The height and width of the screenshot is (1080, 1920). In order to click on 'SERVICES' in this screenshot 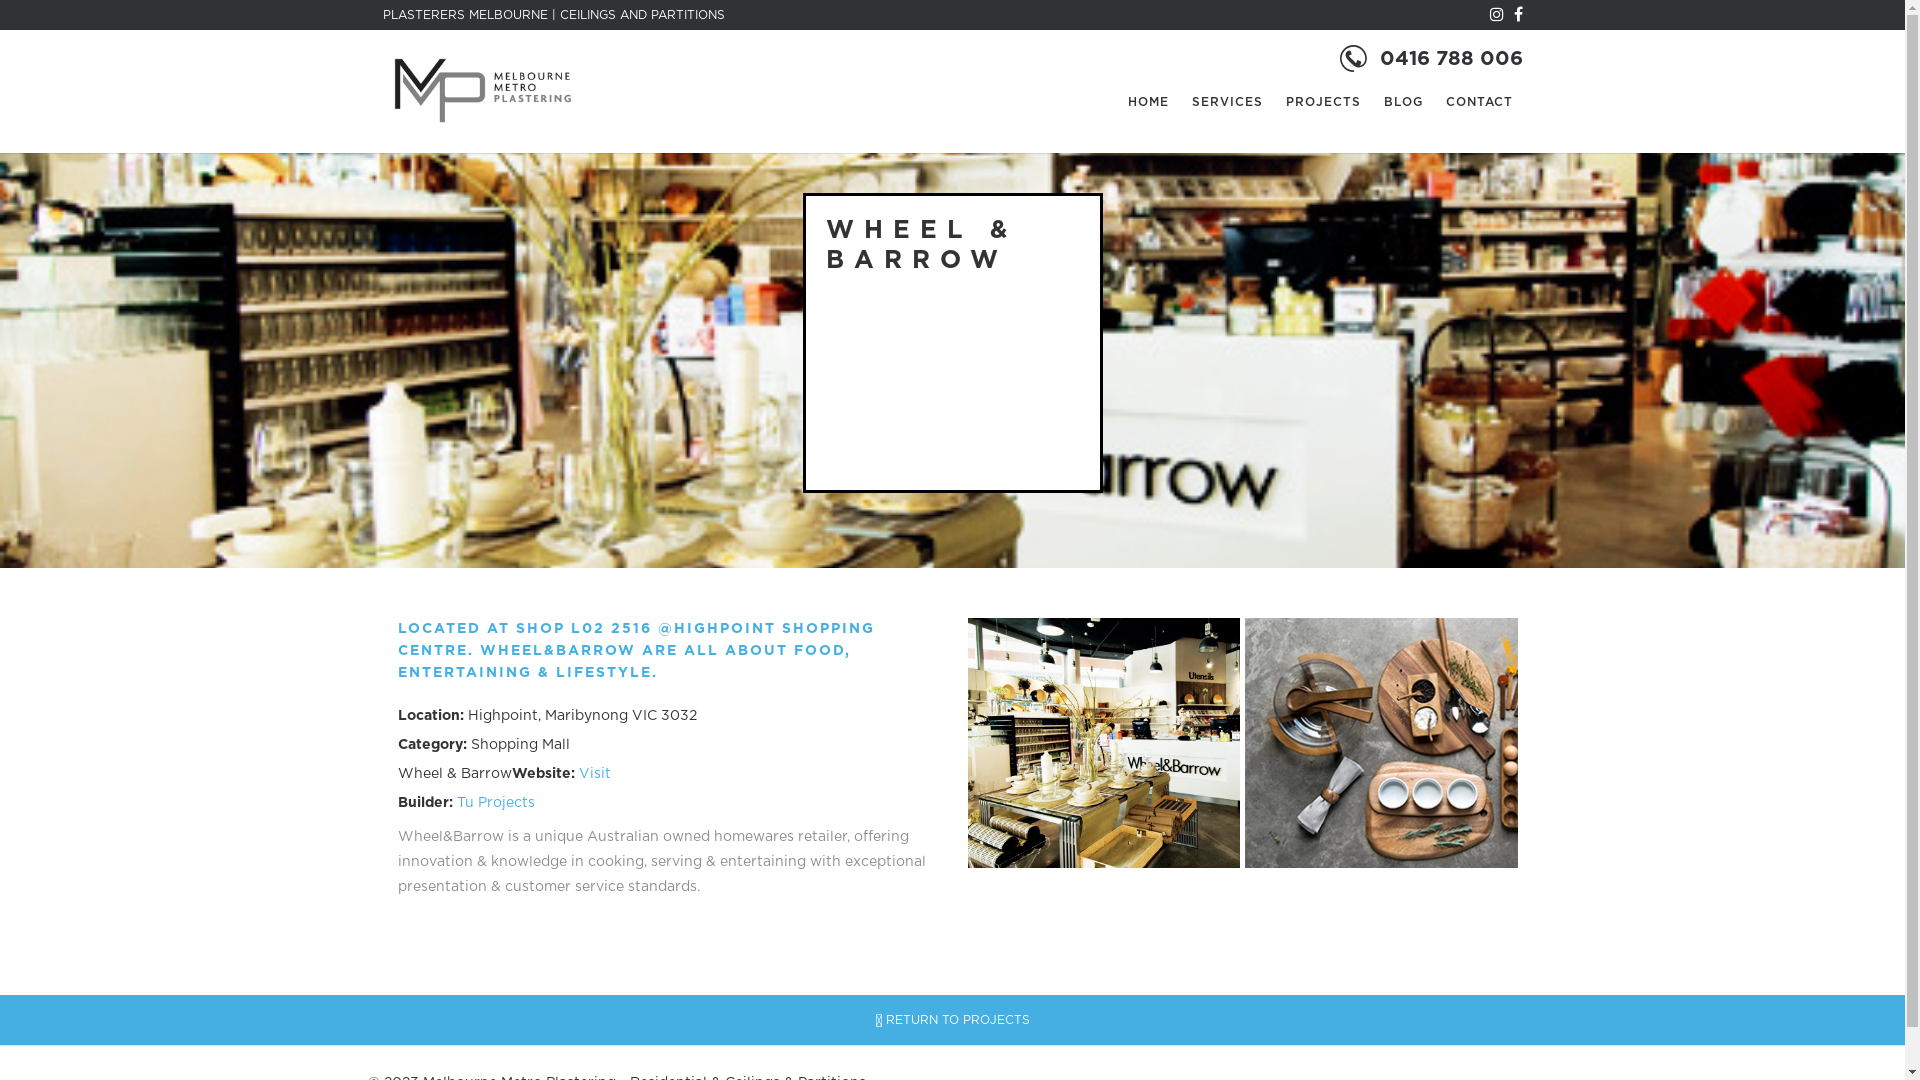, I will do `click(1226, 101)`.